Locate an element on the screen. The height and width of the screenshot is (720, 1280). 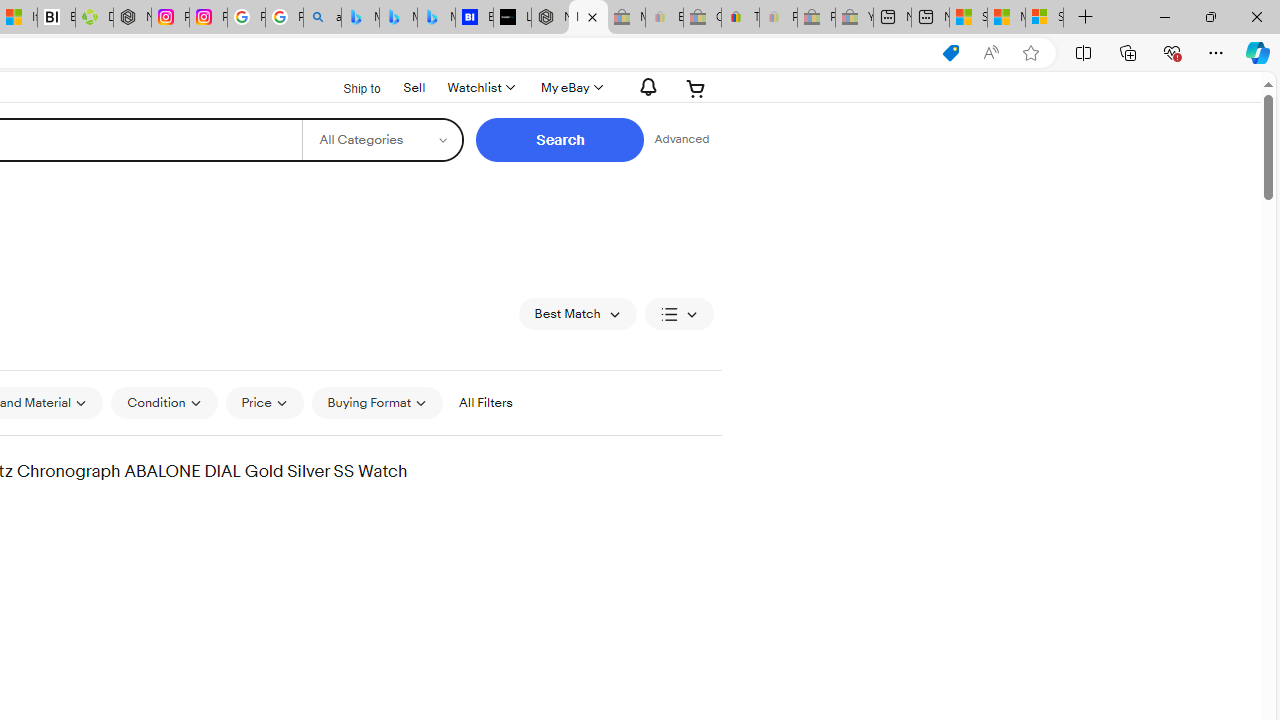
'Microsoft Bing Travel - Flights from Hong Kong to Bangkok' is located at coordinates (360, 17).